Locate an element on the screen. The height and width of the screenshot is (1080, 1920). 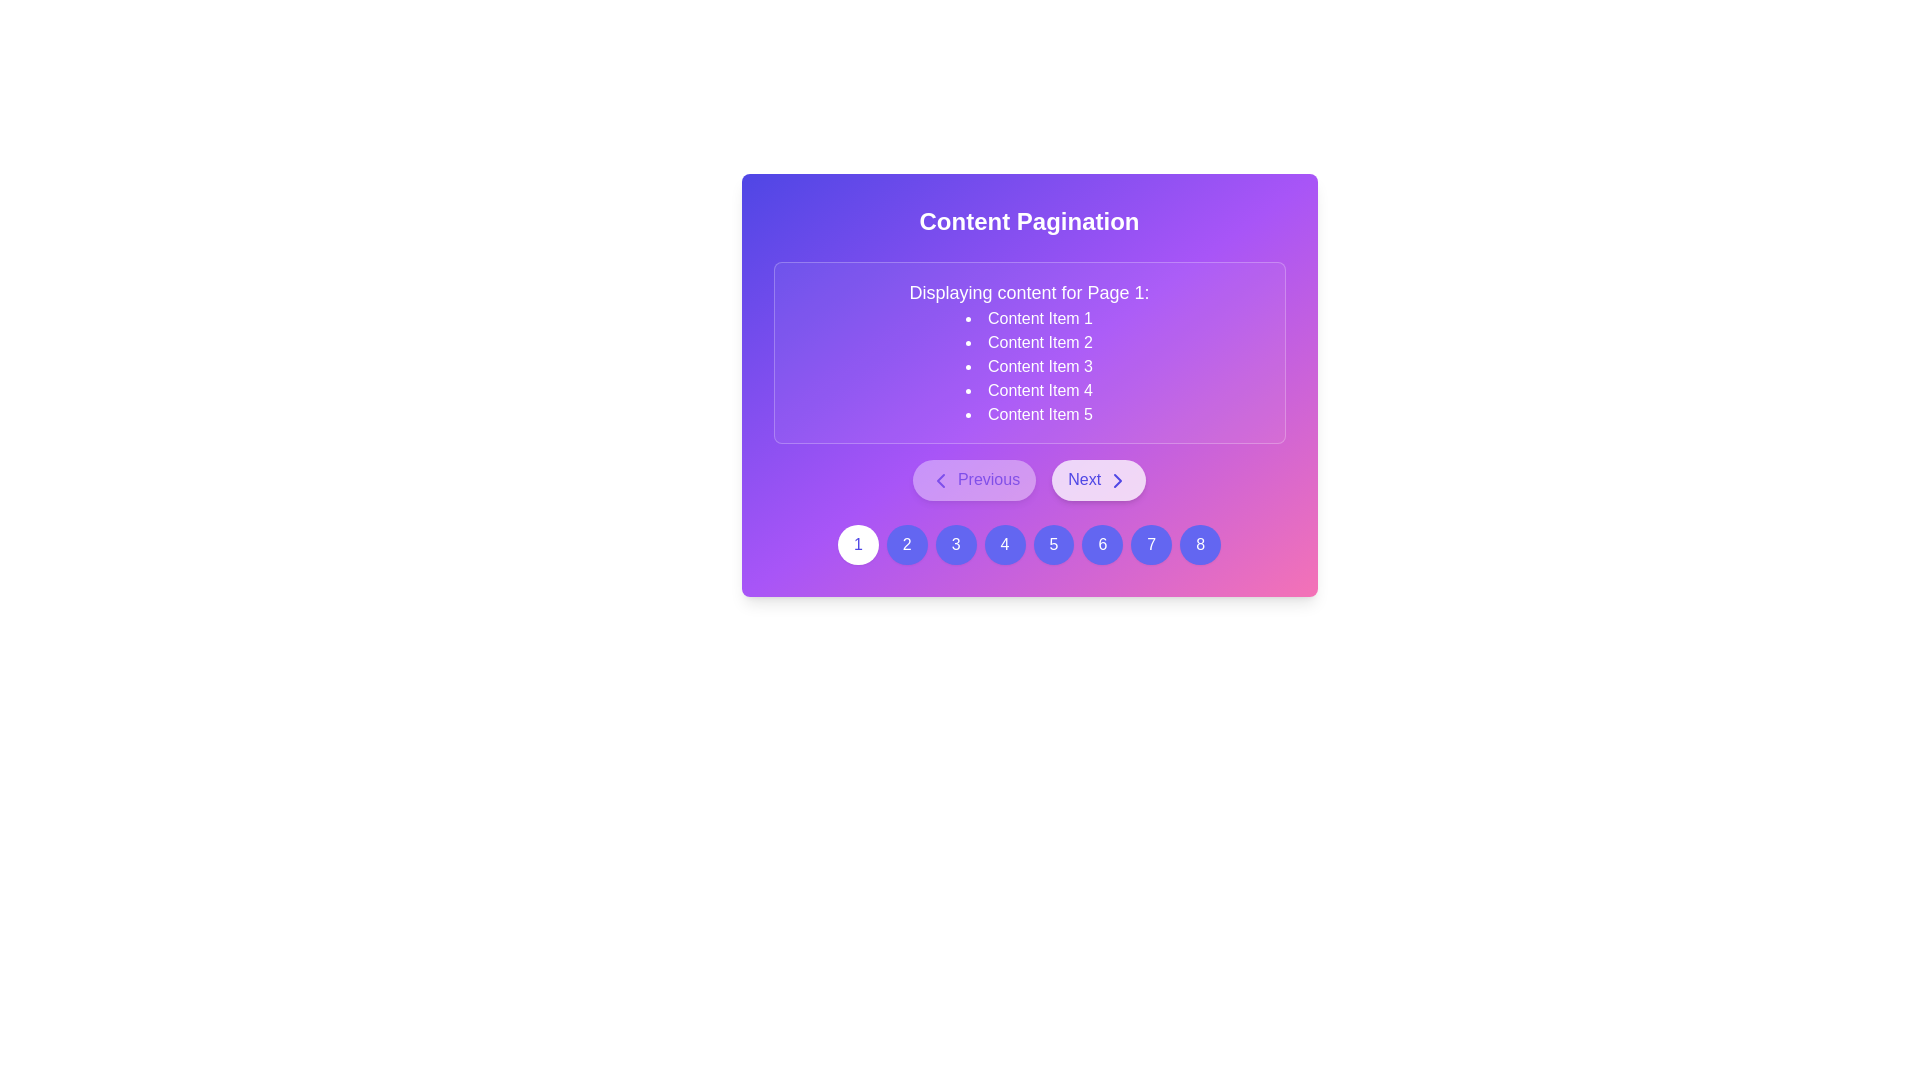
the previous button containing the left-pointing chevron icon, which is a minimalistic design with two intersecting lines forming an arrow shape is located at coordinates (940, 480).